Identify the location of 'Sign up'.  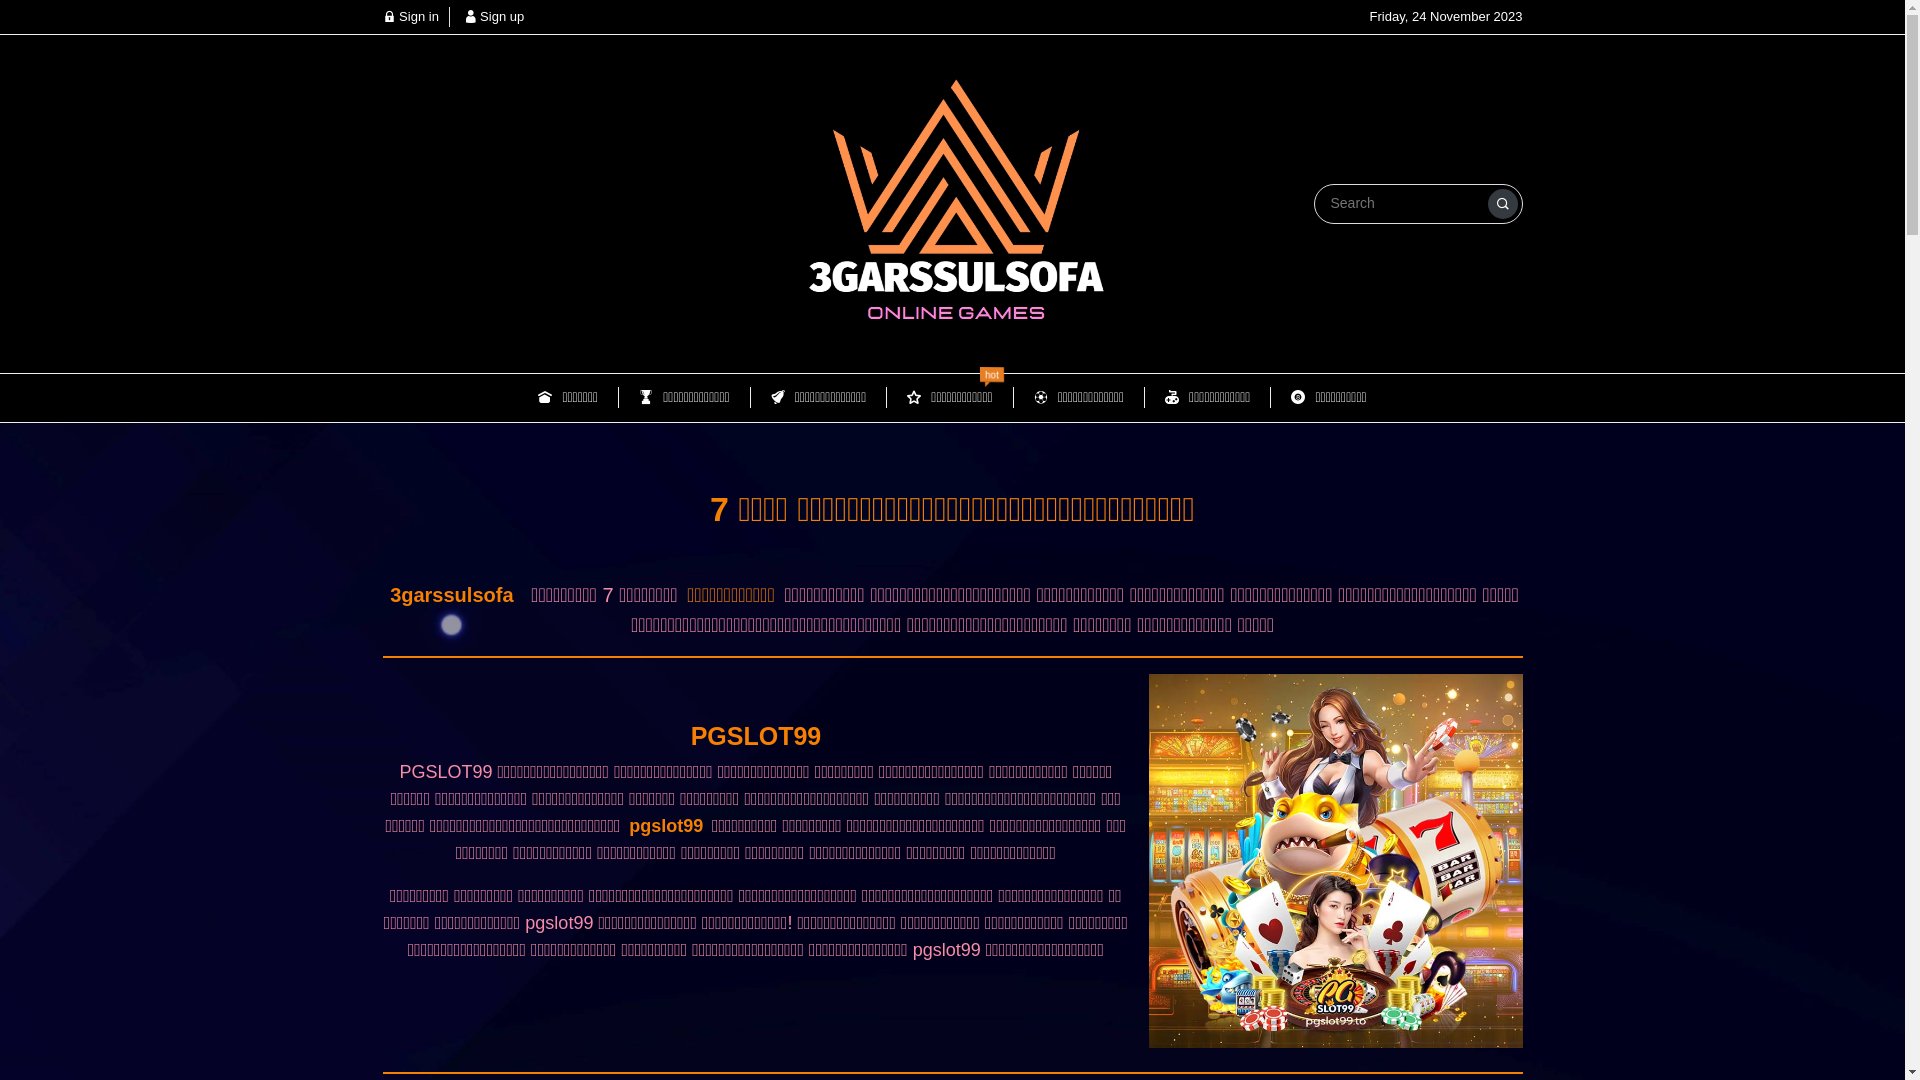
(494, 16).